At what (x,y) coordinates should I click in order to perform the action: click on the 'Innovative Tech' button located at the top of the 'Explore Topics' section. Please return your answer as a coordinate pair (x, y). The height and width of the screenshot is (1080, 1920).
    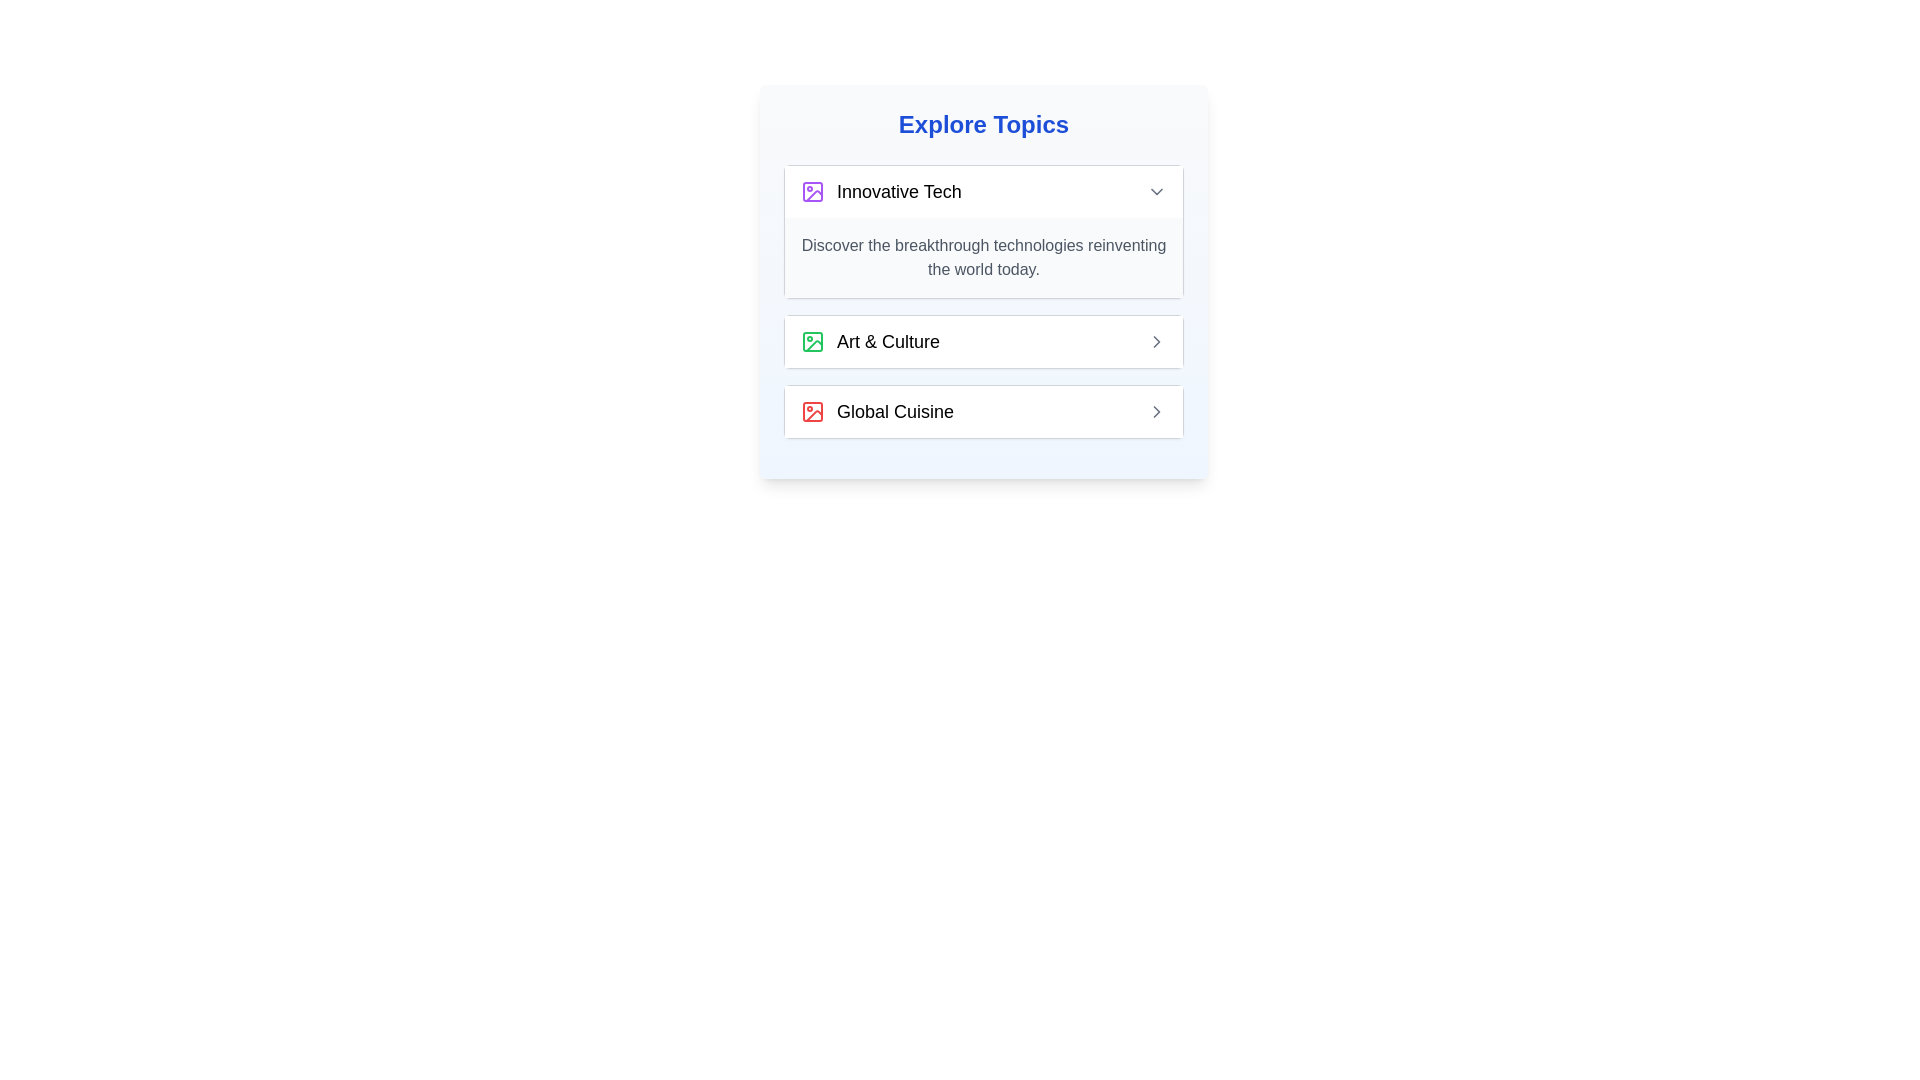
    Looking at the image, I should click on (983, 192).